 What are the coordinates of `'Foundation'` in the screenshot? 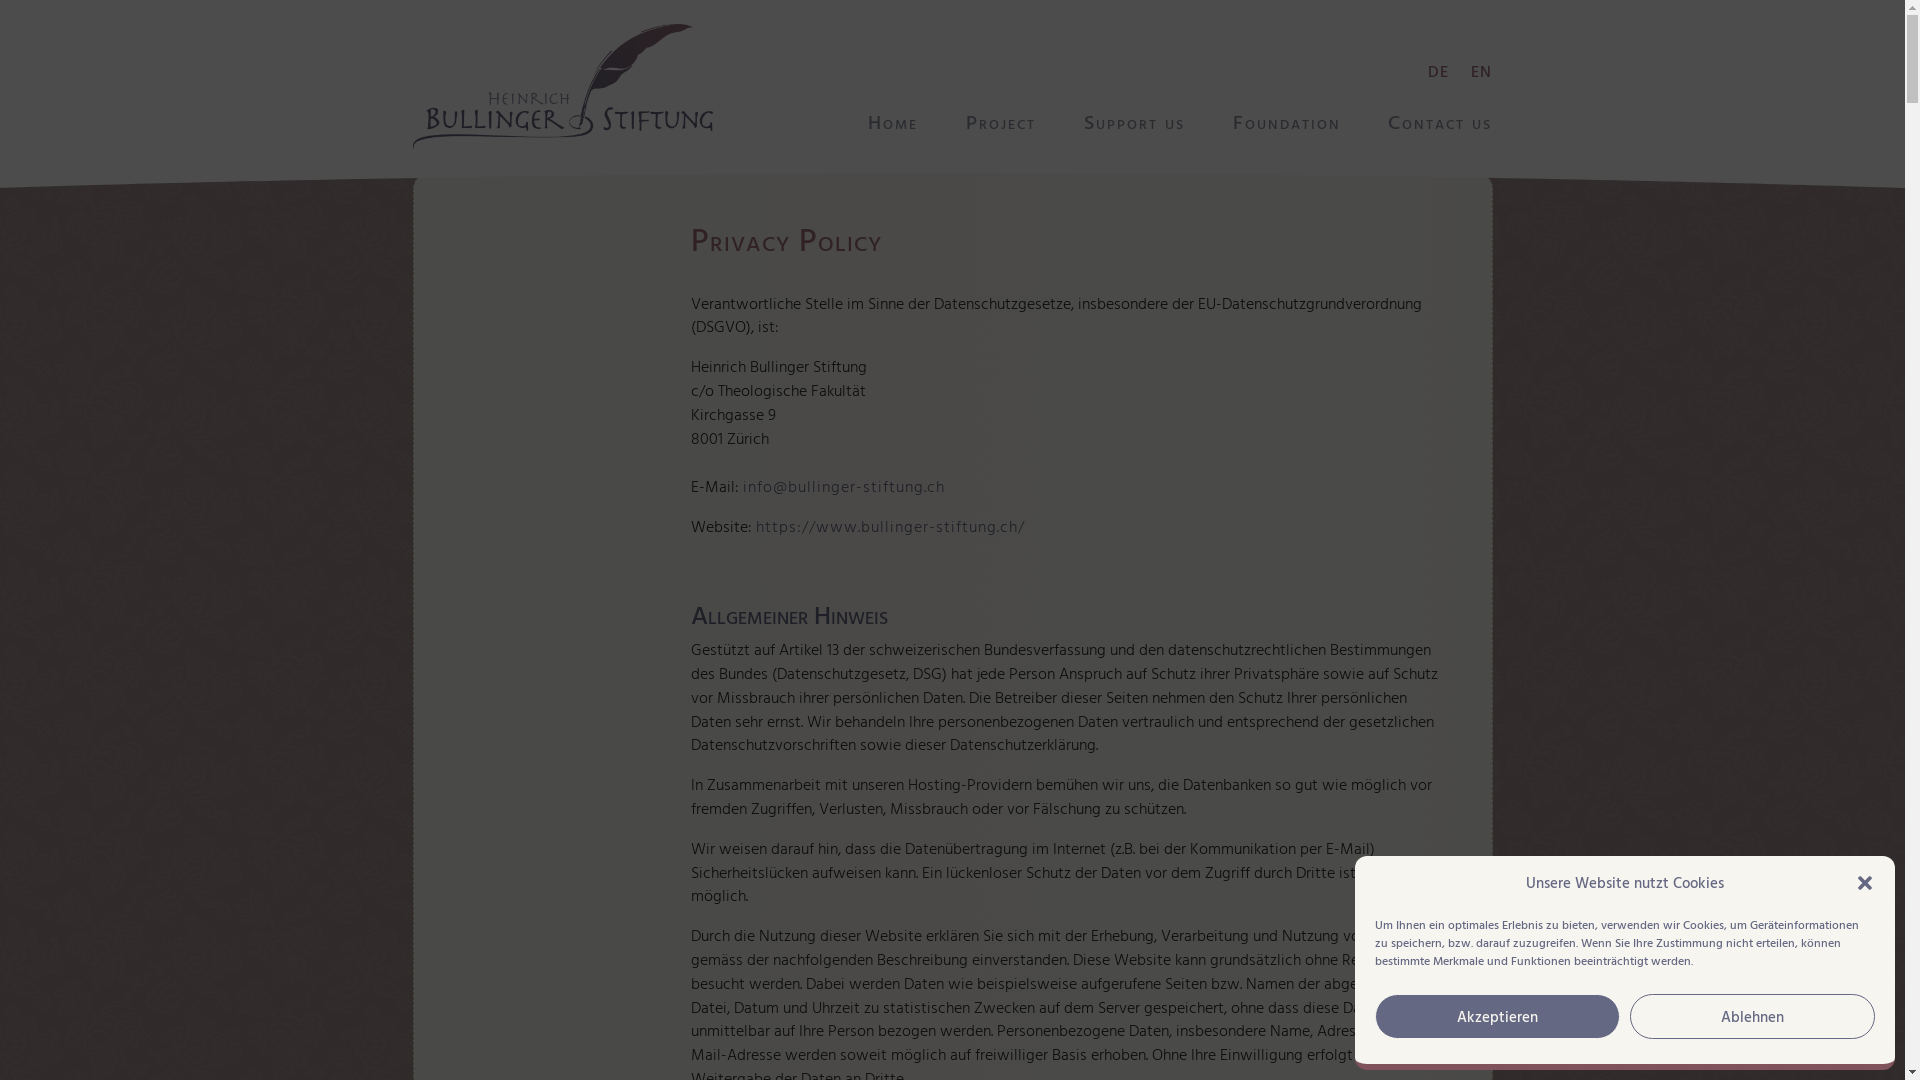 It's located at (1286, 124).